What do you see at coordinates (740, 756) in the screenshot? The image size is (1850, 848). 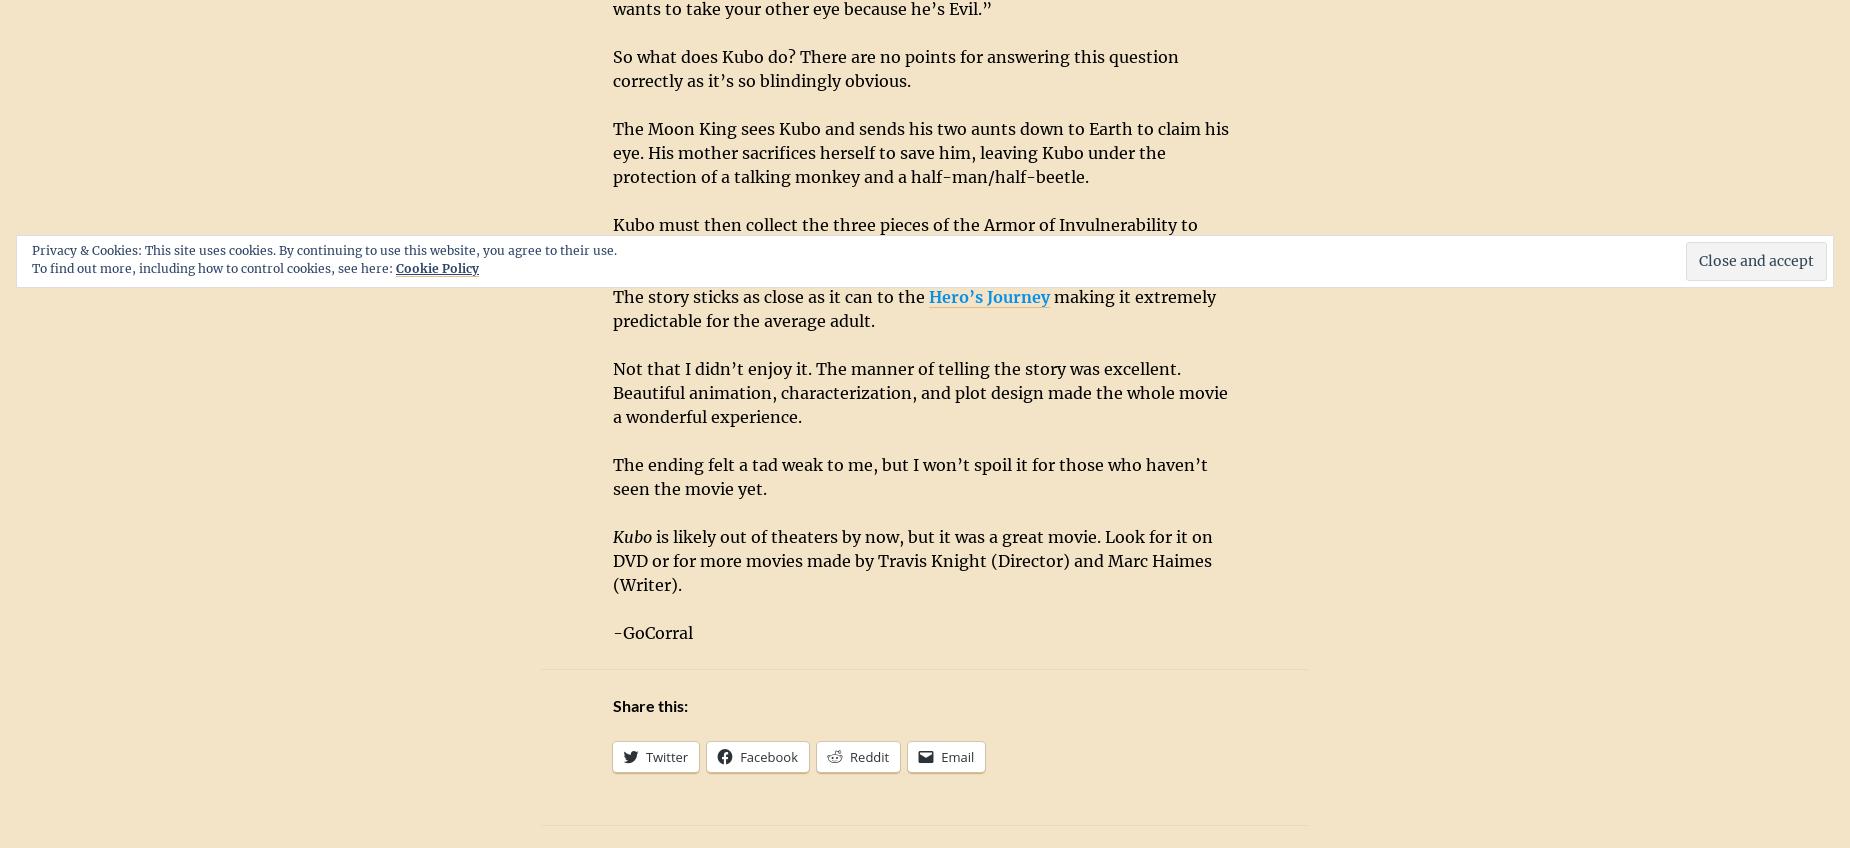 I see `'Facebook'` at bounding box center [740, 756].